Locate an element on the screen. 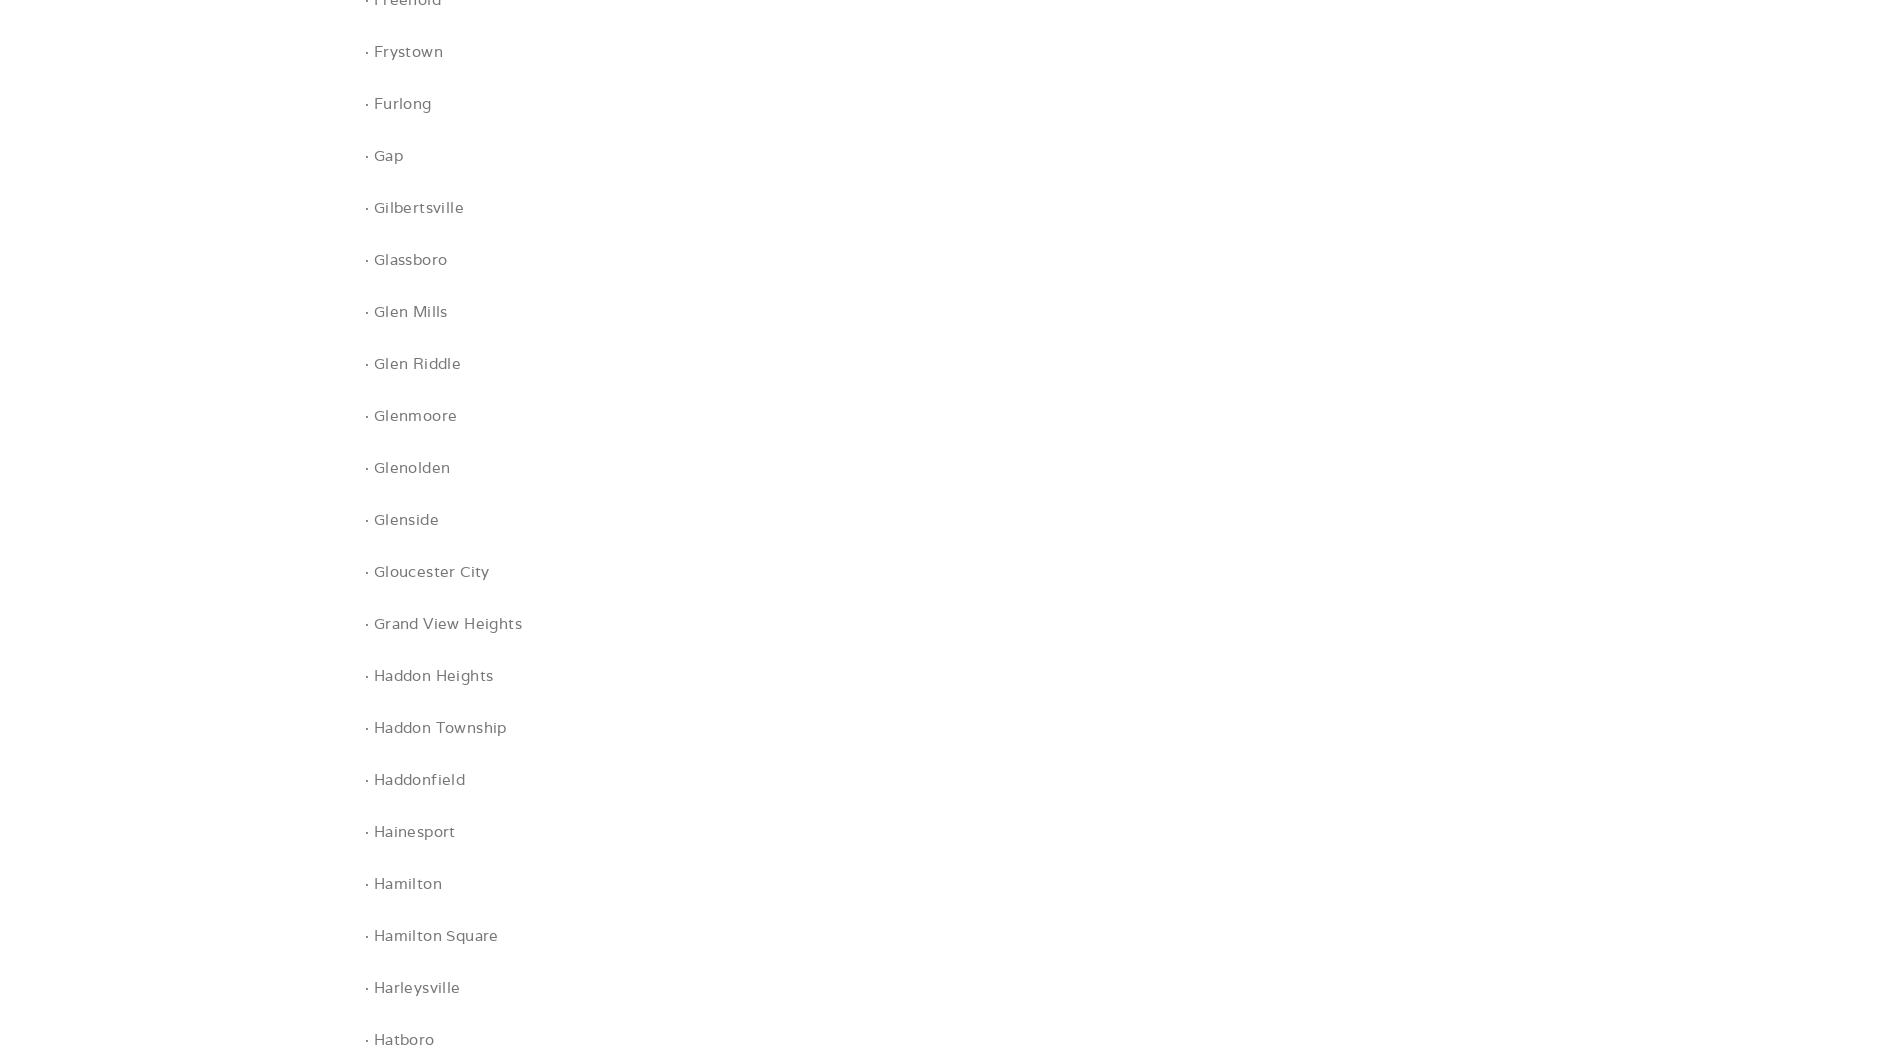  '· Haddon Township' is located at coordinates (363, 727).